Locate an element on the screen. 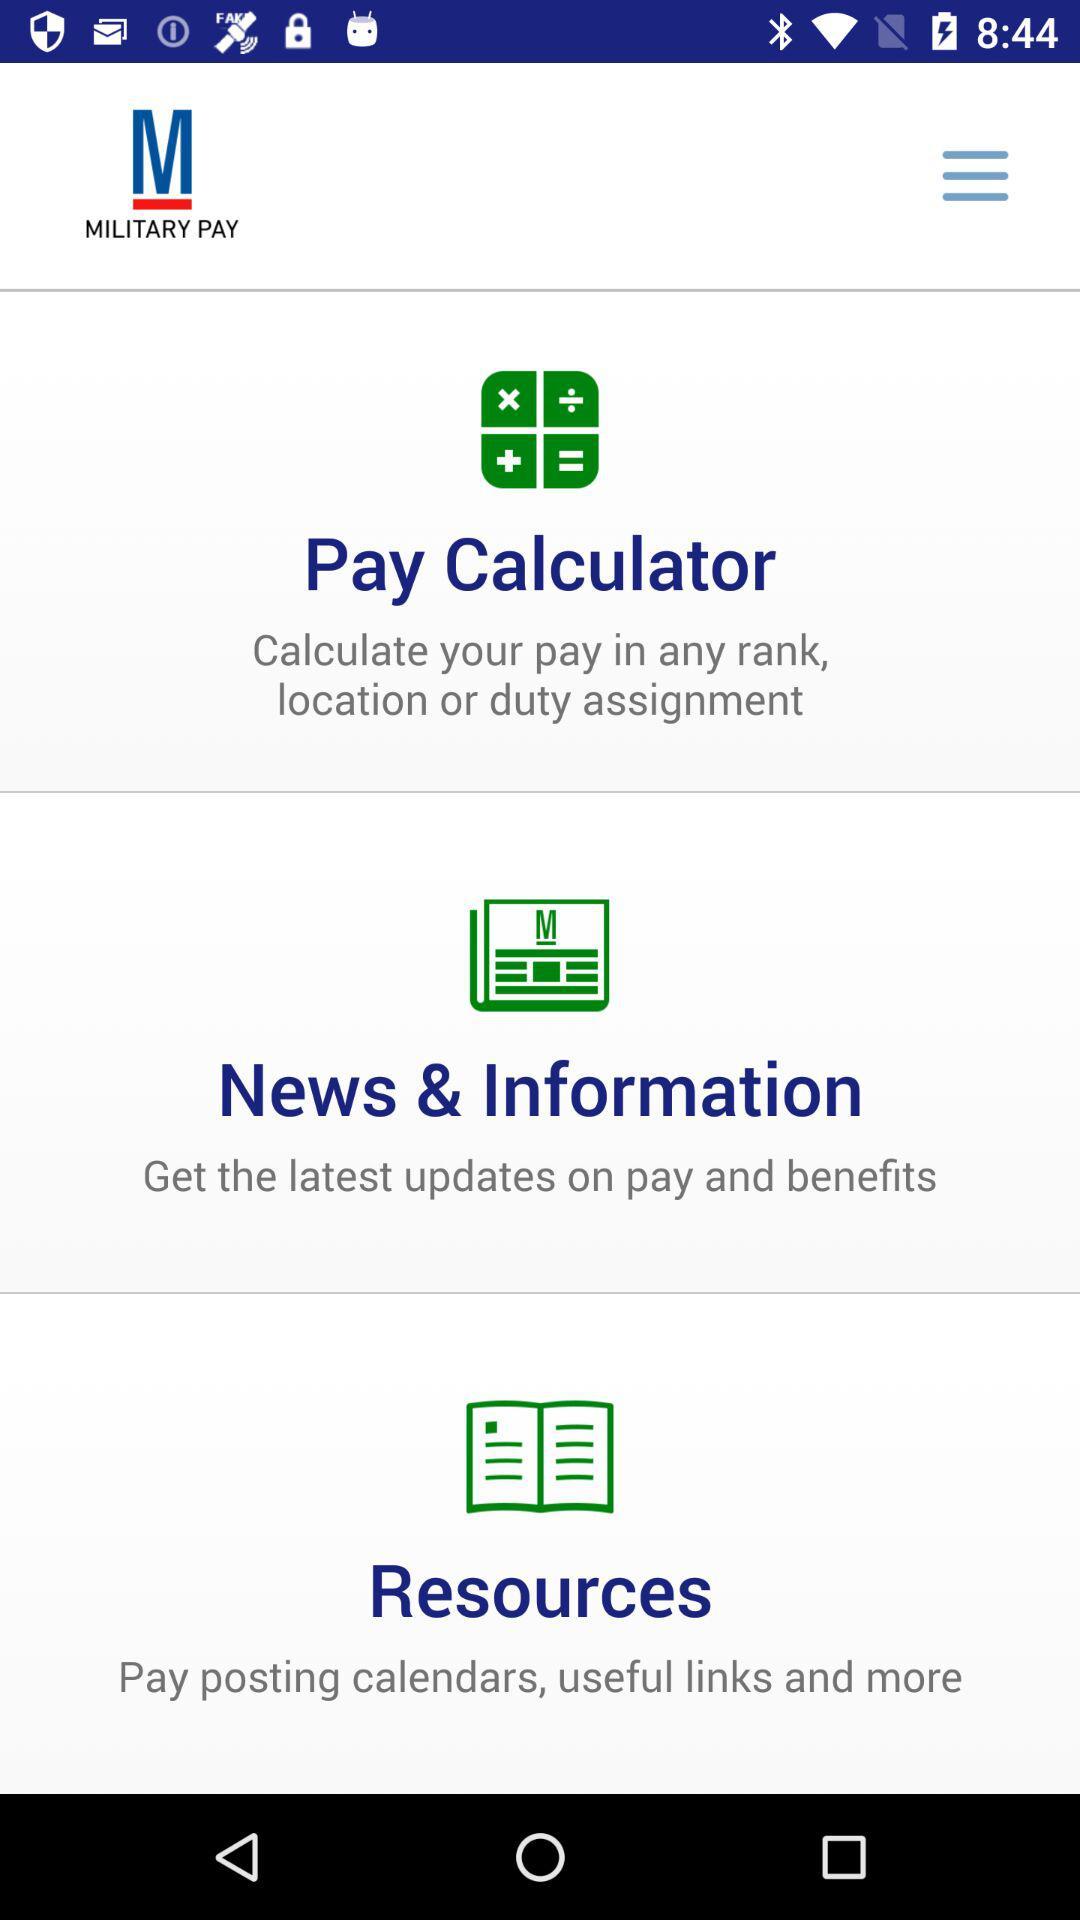  menu button is located at coordinates (974, 175).